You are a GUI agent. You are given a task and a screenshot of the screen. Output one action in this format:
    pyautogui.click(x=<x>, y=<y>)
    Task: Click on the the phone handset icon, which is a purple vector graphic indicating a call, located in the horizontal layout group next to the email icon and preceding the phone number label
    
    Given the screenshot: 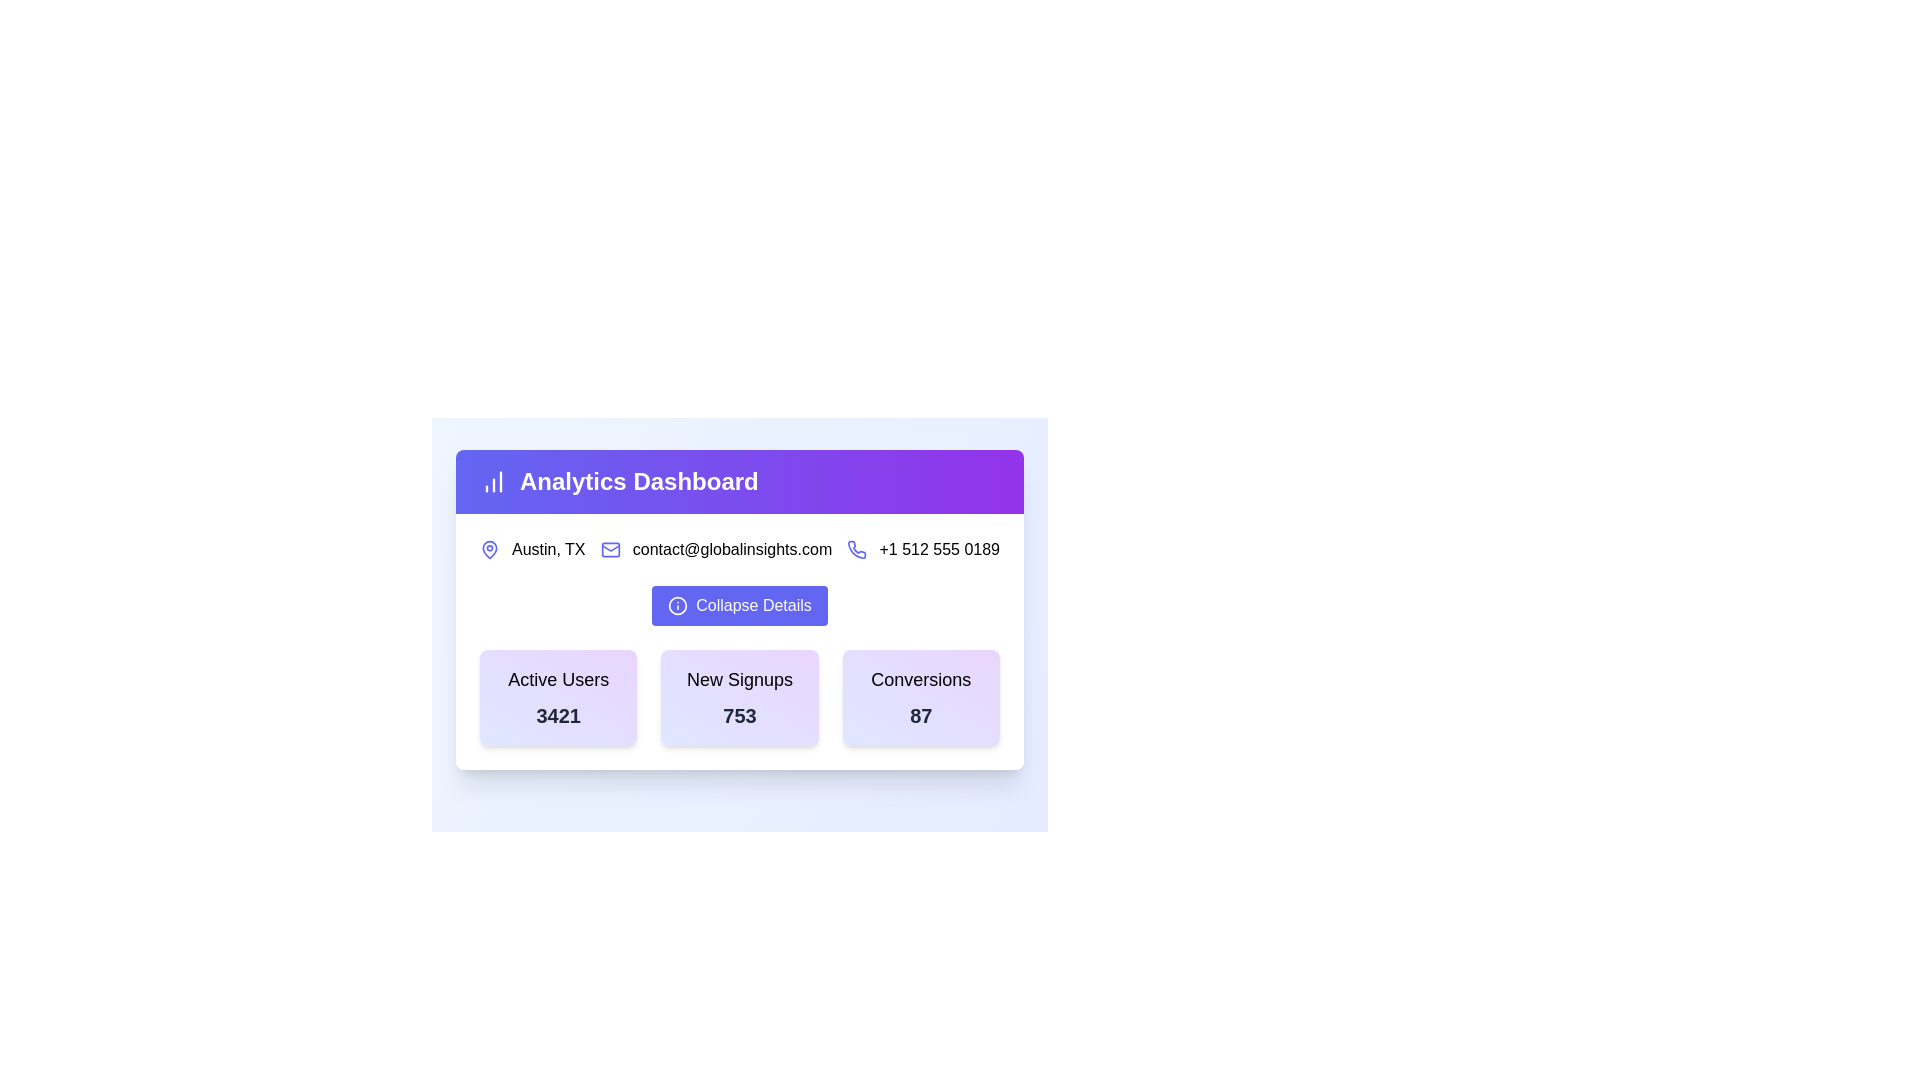 What is the action you would take?
    pyautogui.click(x=857, y=550)
    